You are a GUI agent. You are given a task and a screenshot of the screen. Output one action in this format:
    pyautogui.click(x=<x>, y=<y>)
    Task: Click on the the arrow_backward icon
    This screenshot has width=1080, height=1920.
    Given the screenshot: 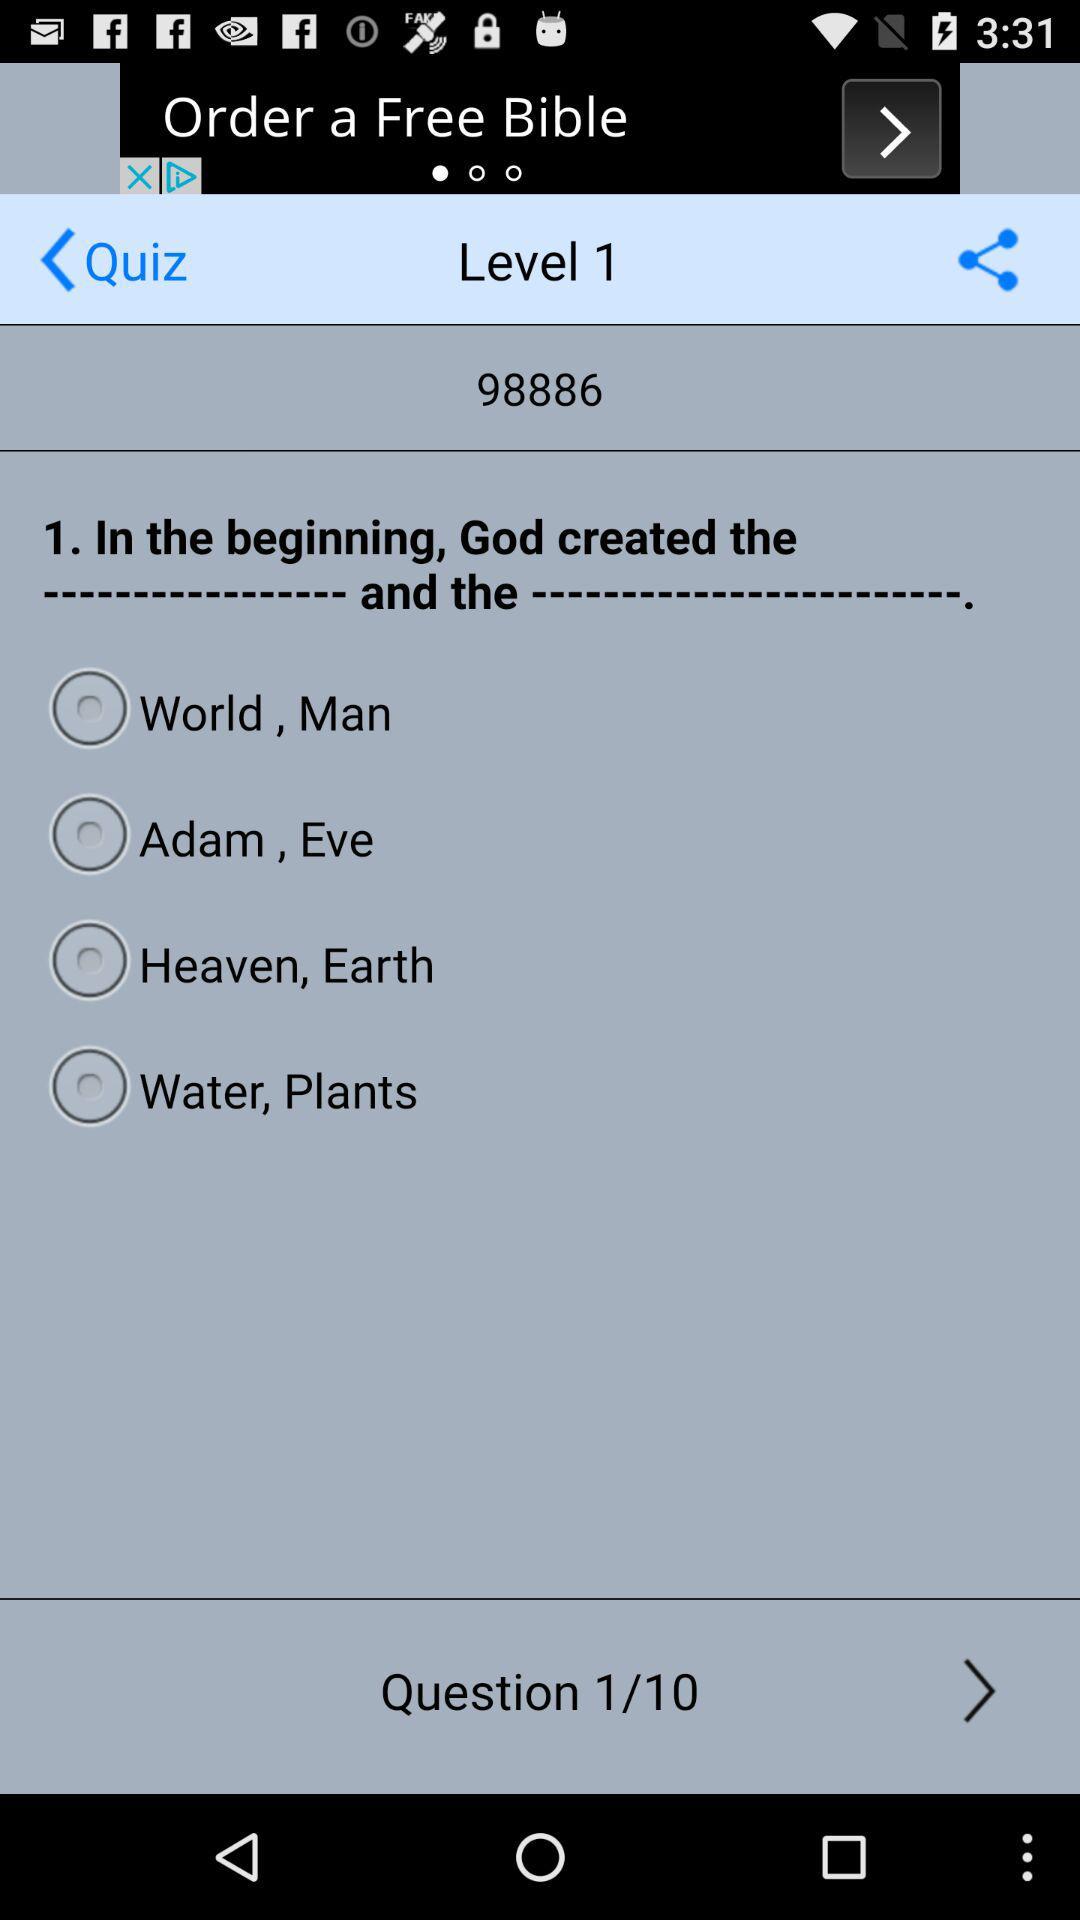 What is the action you would take?
    pyautogui.click(x=56, y=277)
    